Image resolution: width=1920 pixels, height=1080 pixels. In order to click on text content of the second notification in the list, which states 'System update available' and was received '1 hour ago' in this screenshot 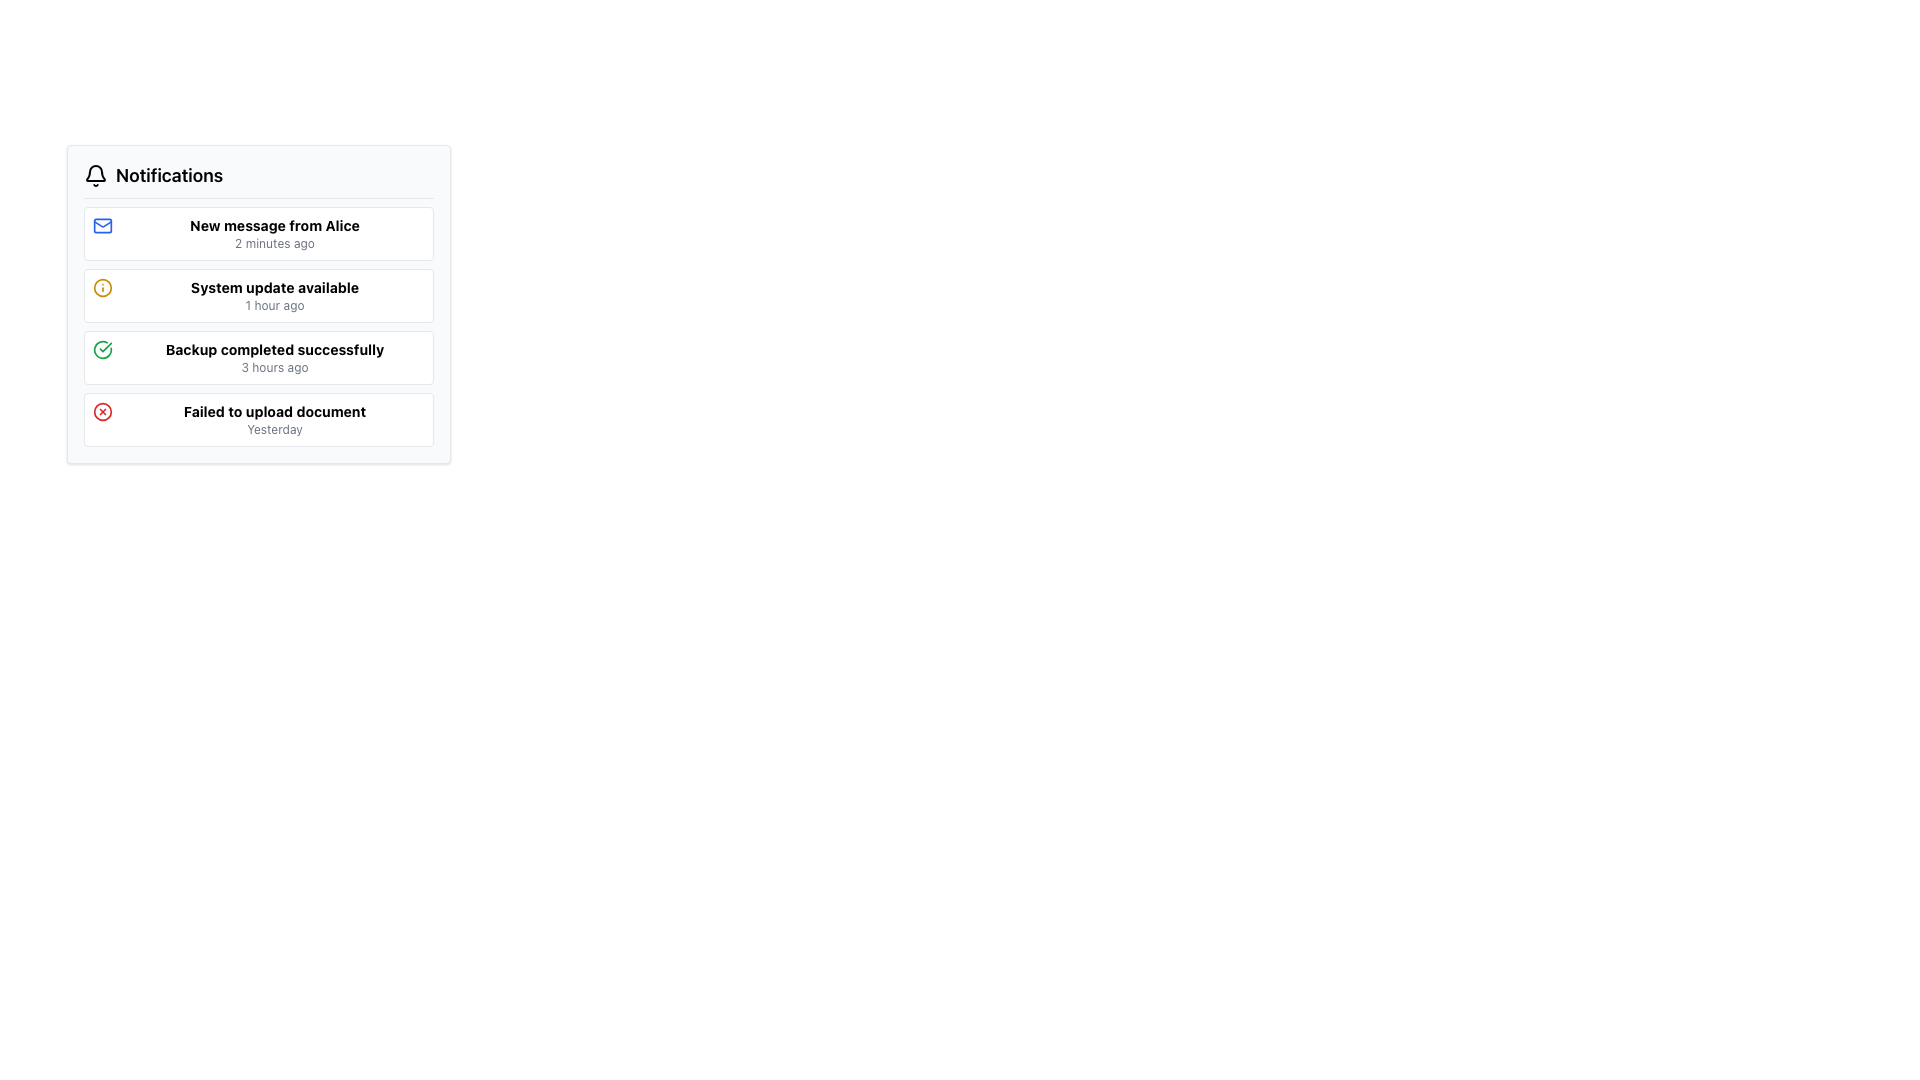, I will do `click(273, 296)`.